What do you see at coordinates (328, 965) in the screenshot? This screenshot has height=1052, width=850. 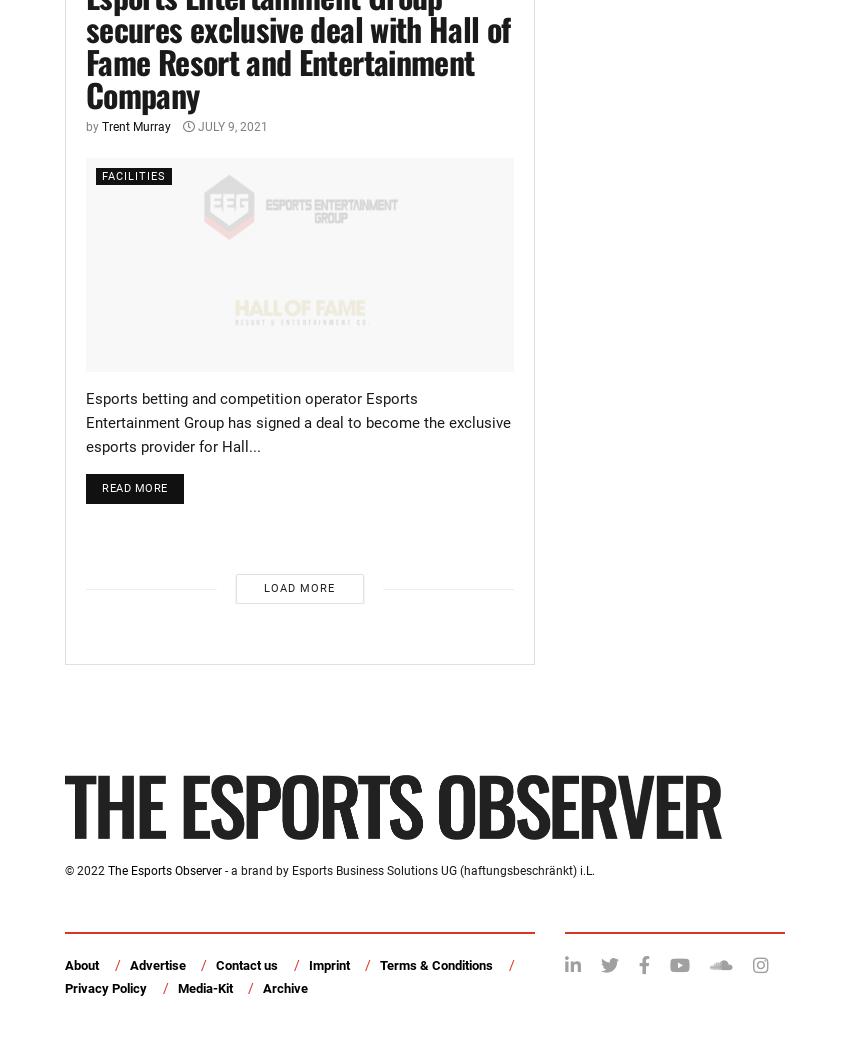 I see `'Imprint'` at bounding box center [328, 965].